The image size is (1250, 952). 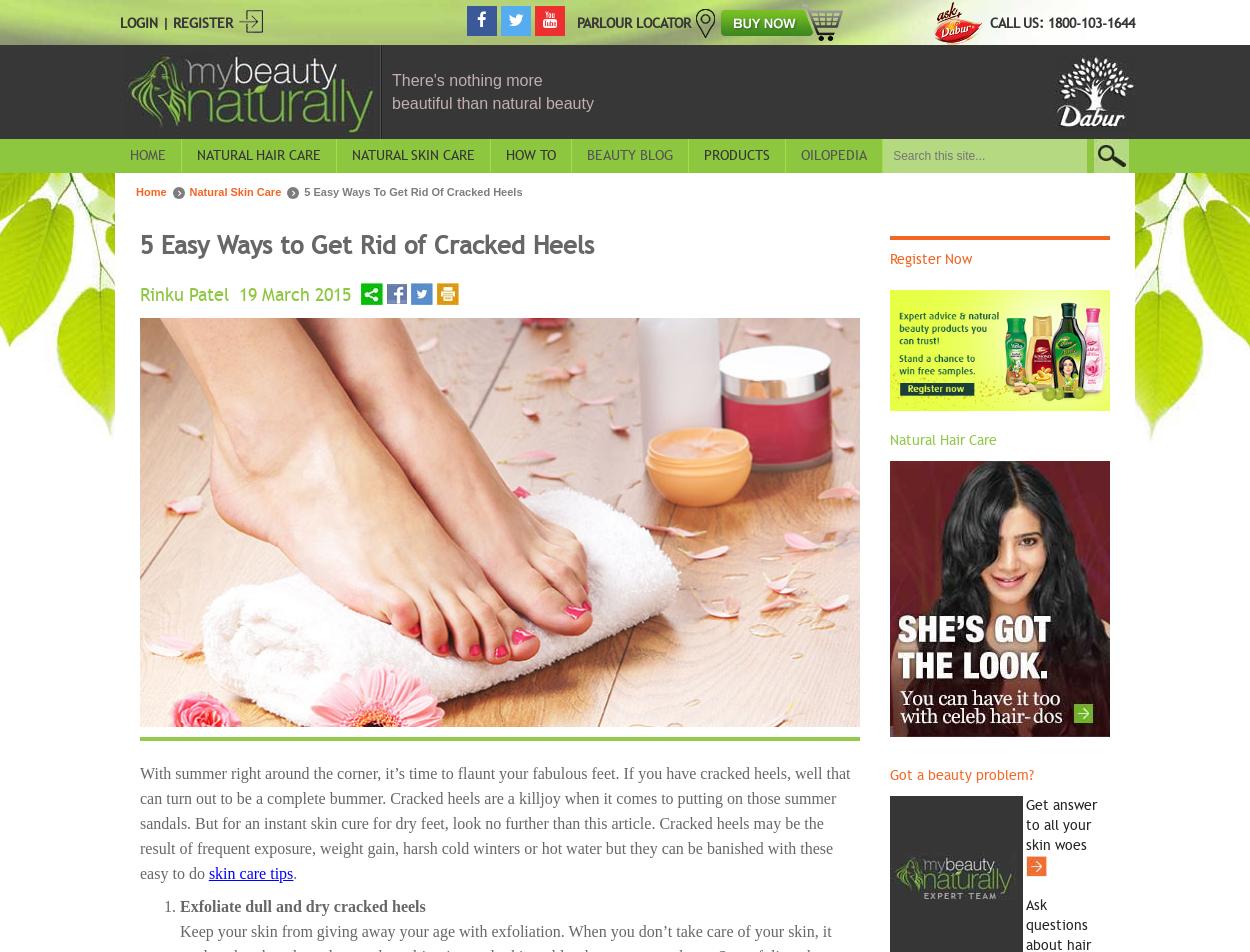 I want to click on '5 Easy Ways to Get Rid of Cracked Heels', so click(x=366, y=244).